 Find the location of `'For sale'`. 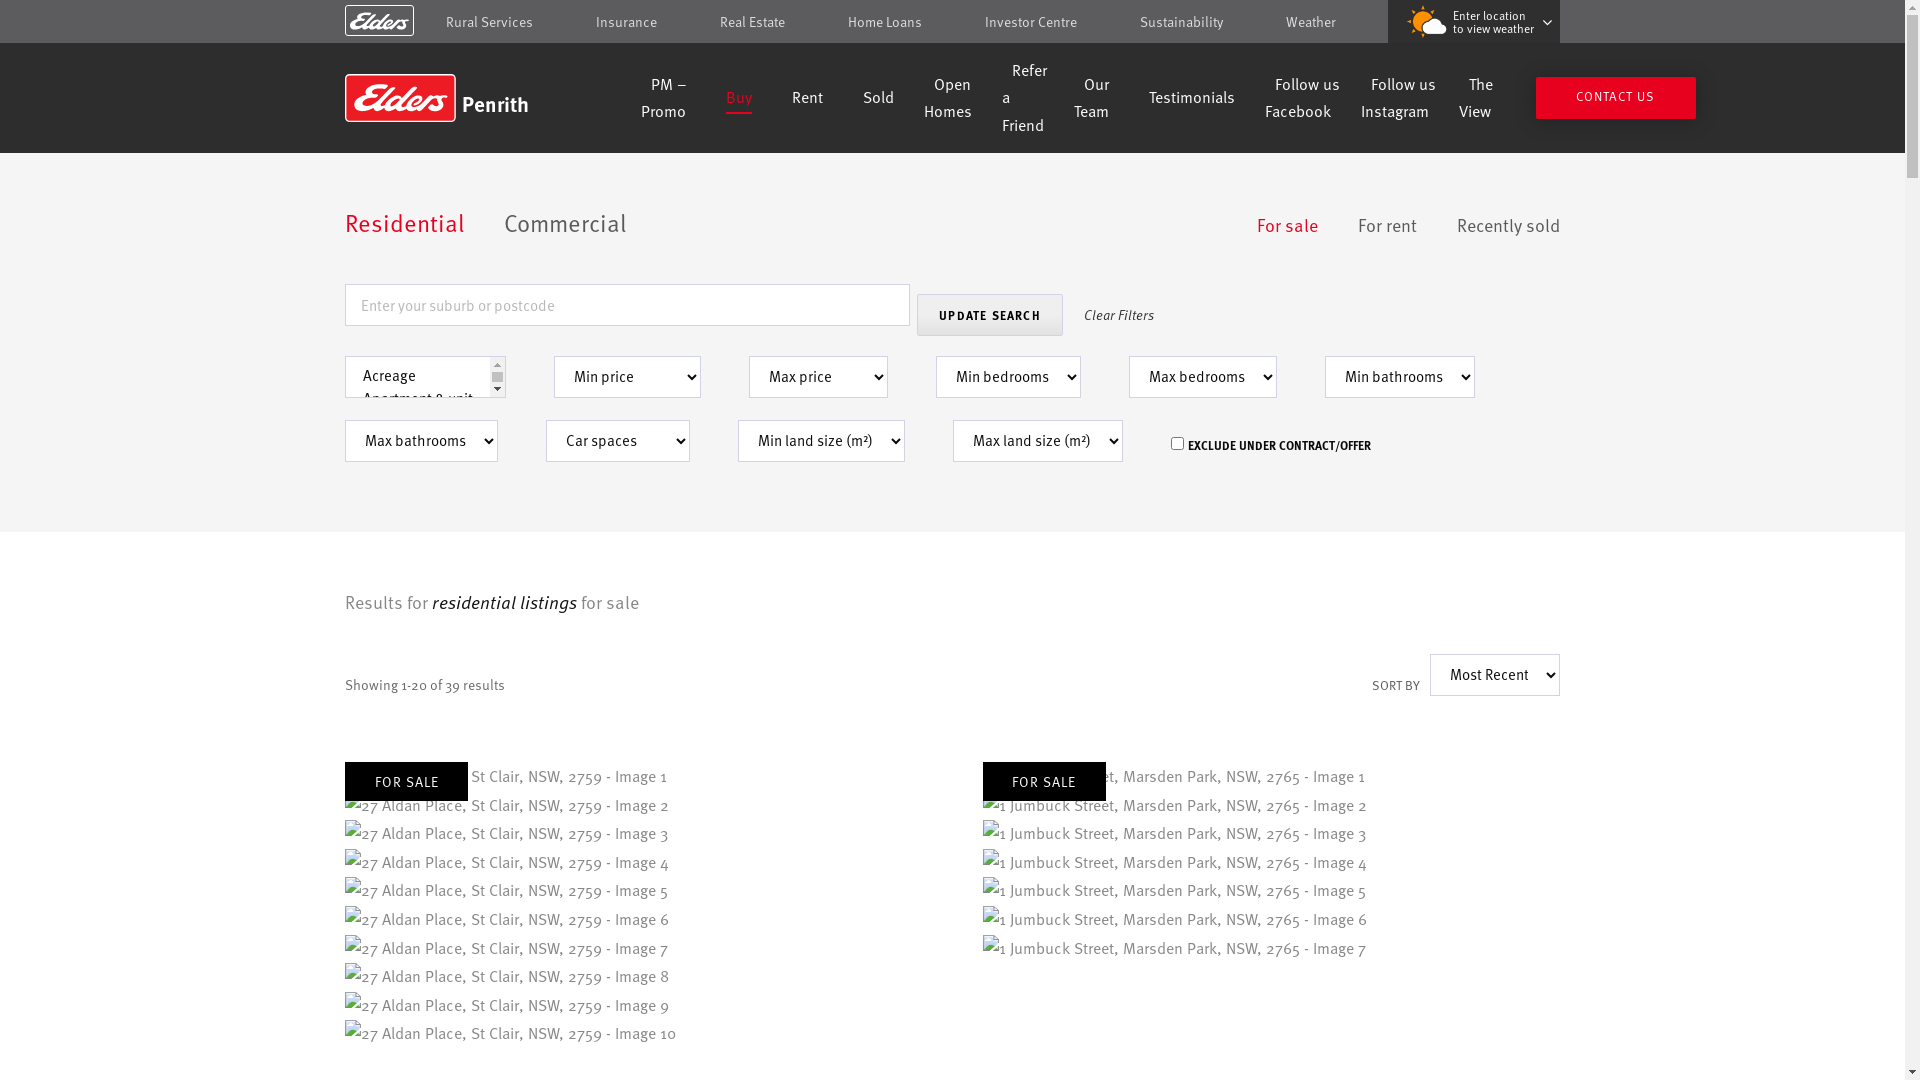

'For sale' is located at coordinates (1256, 225).